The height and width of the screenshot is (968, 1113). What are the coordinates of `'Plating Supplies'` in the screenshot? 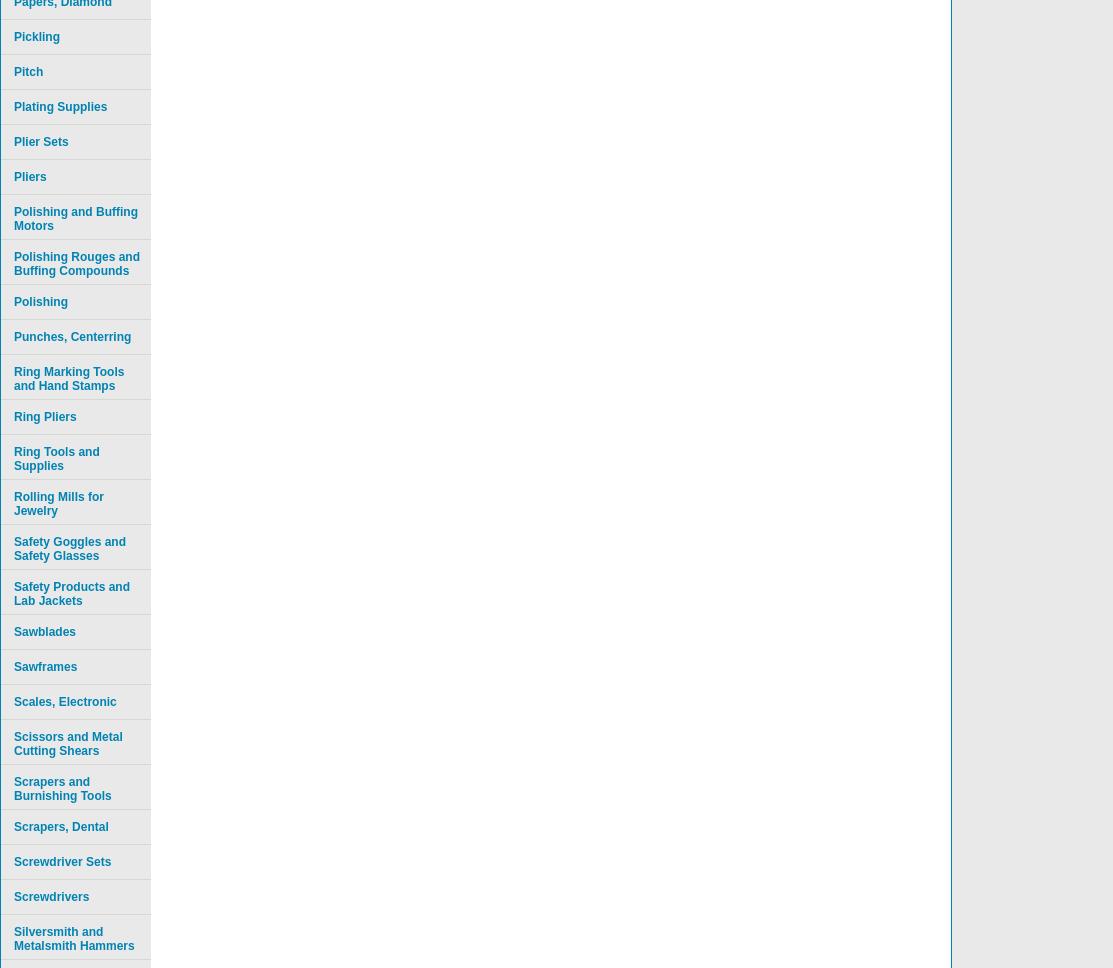 It's located at (14, 106).